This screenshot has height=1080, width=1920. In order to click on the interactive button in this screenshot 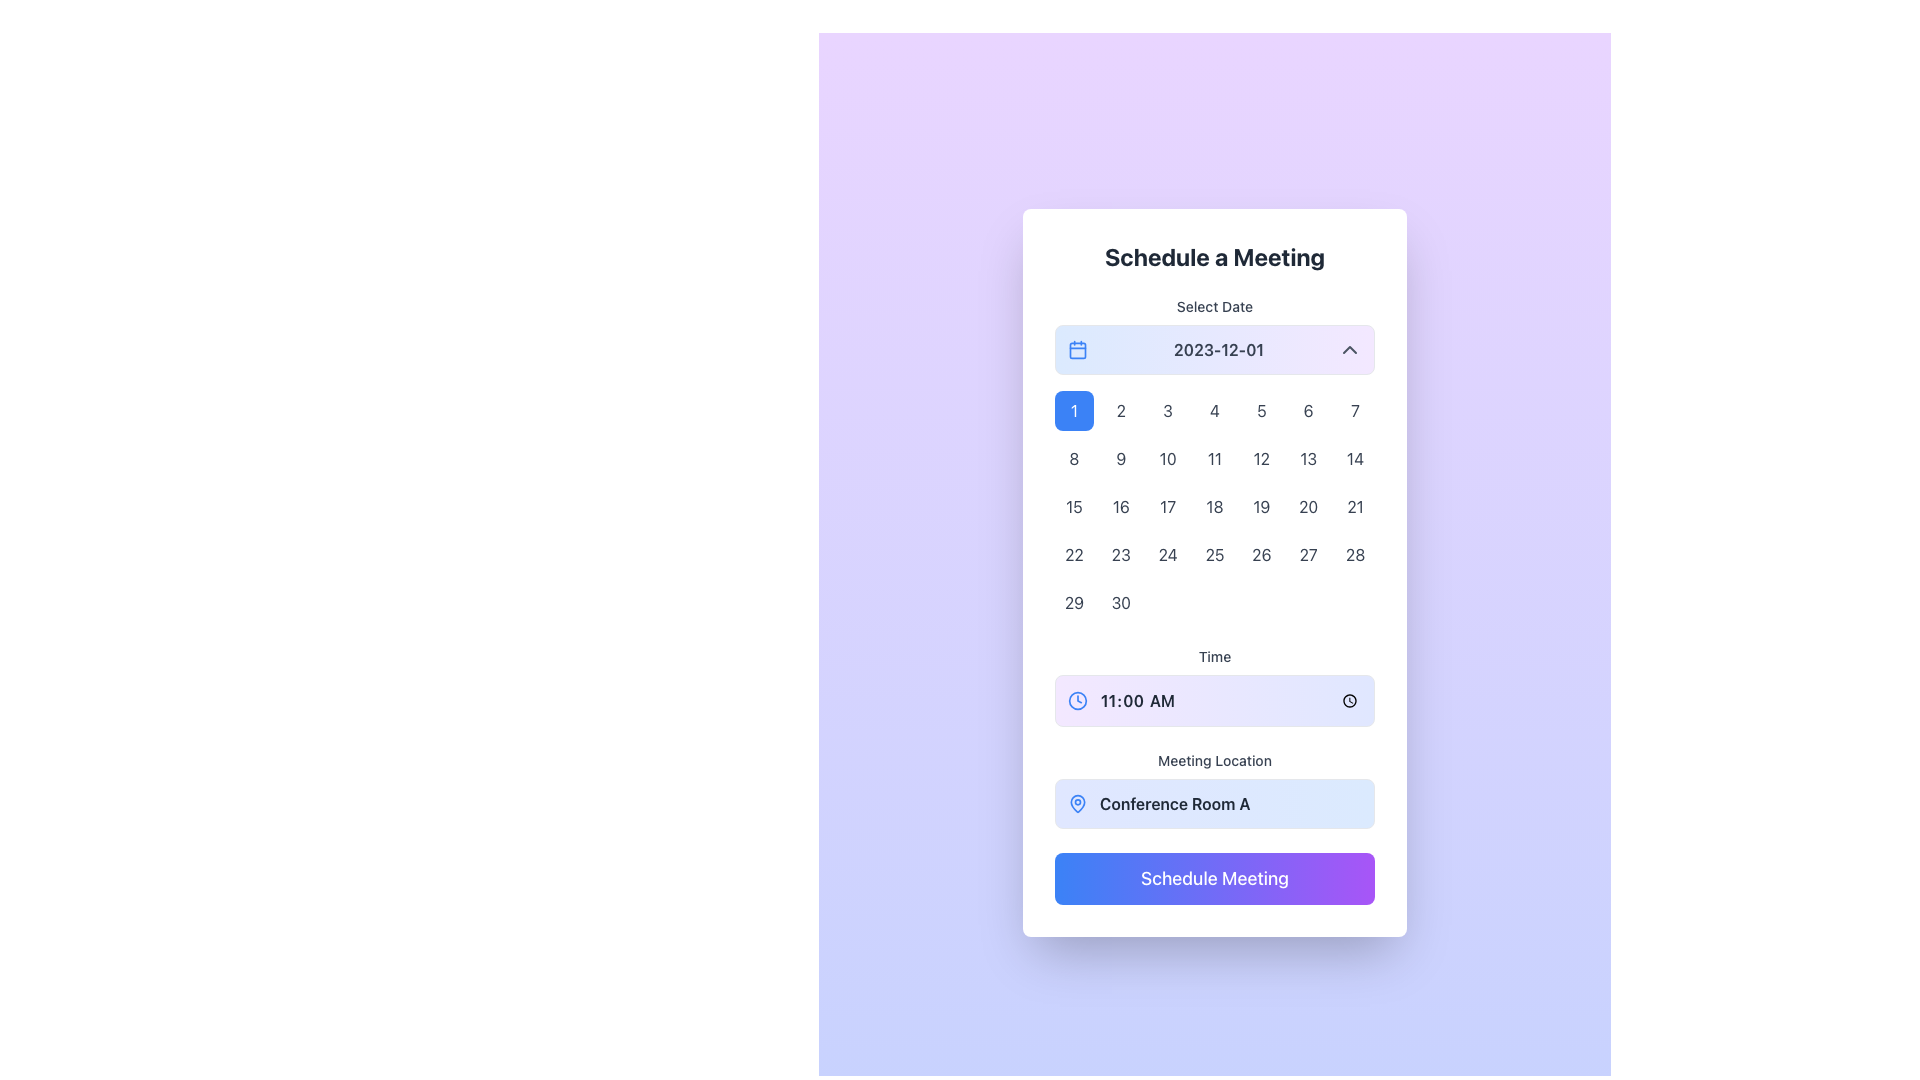, I will do `click(1167, 505)`.